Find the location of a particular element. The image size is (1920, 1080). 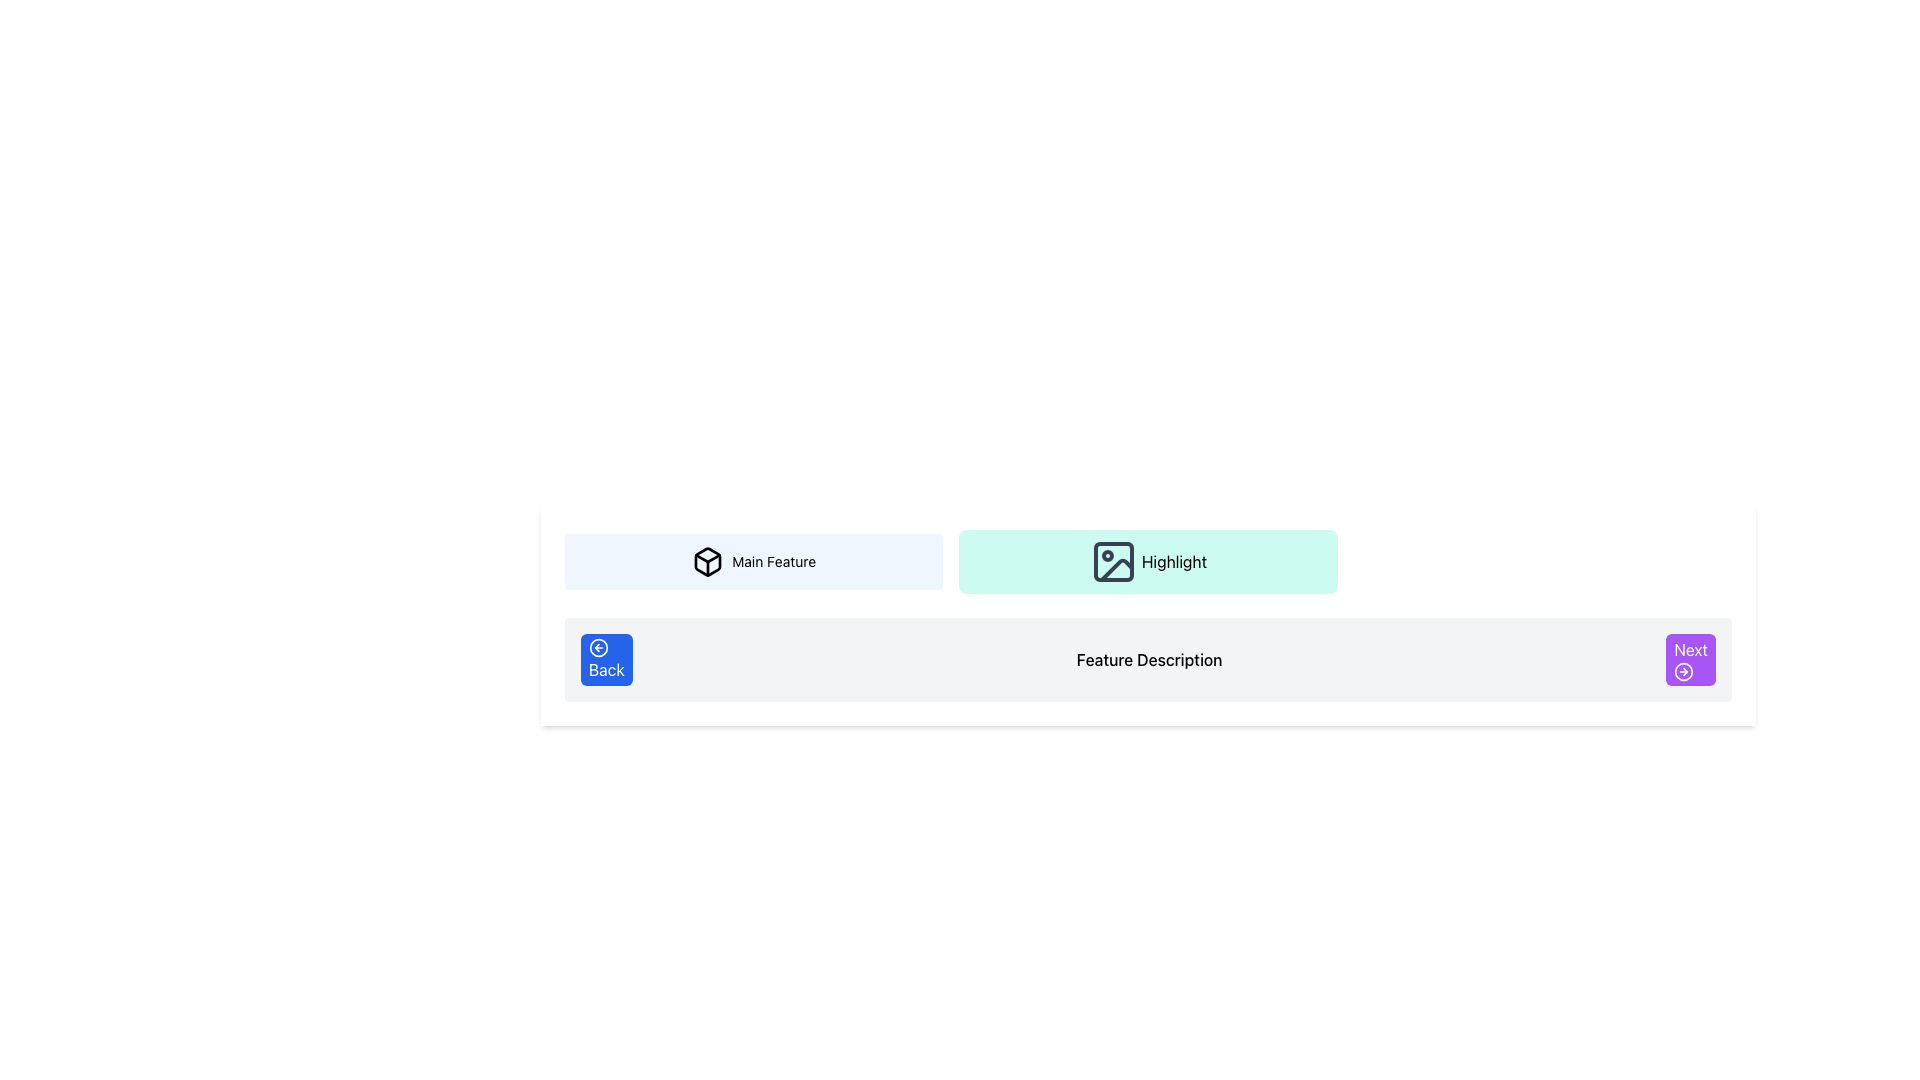

the 'Back' button which features a backward navigation SVG icon, located on the left side of the bottom navigation bar is located at coordinates (598, 648).